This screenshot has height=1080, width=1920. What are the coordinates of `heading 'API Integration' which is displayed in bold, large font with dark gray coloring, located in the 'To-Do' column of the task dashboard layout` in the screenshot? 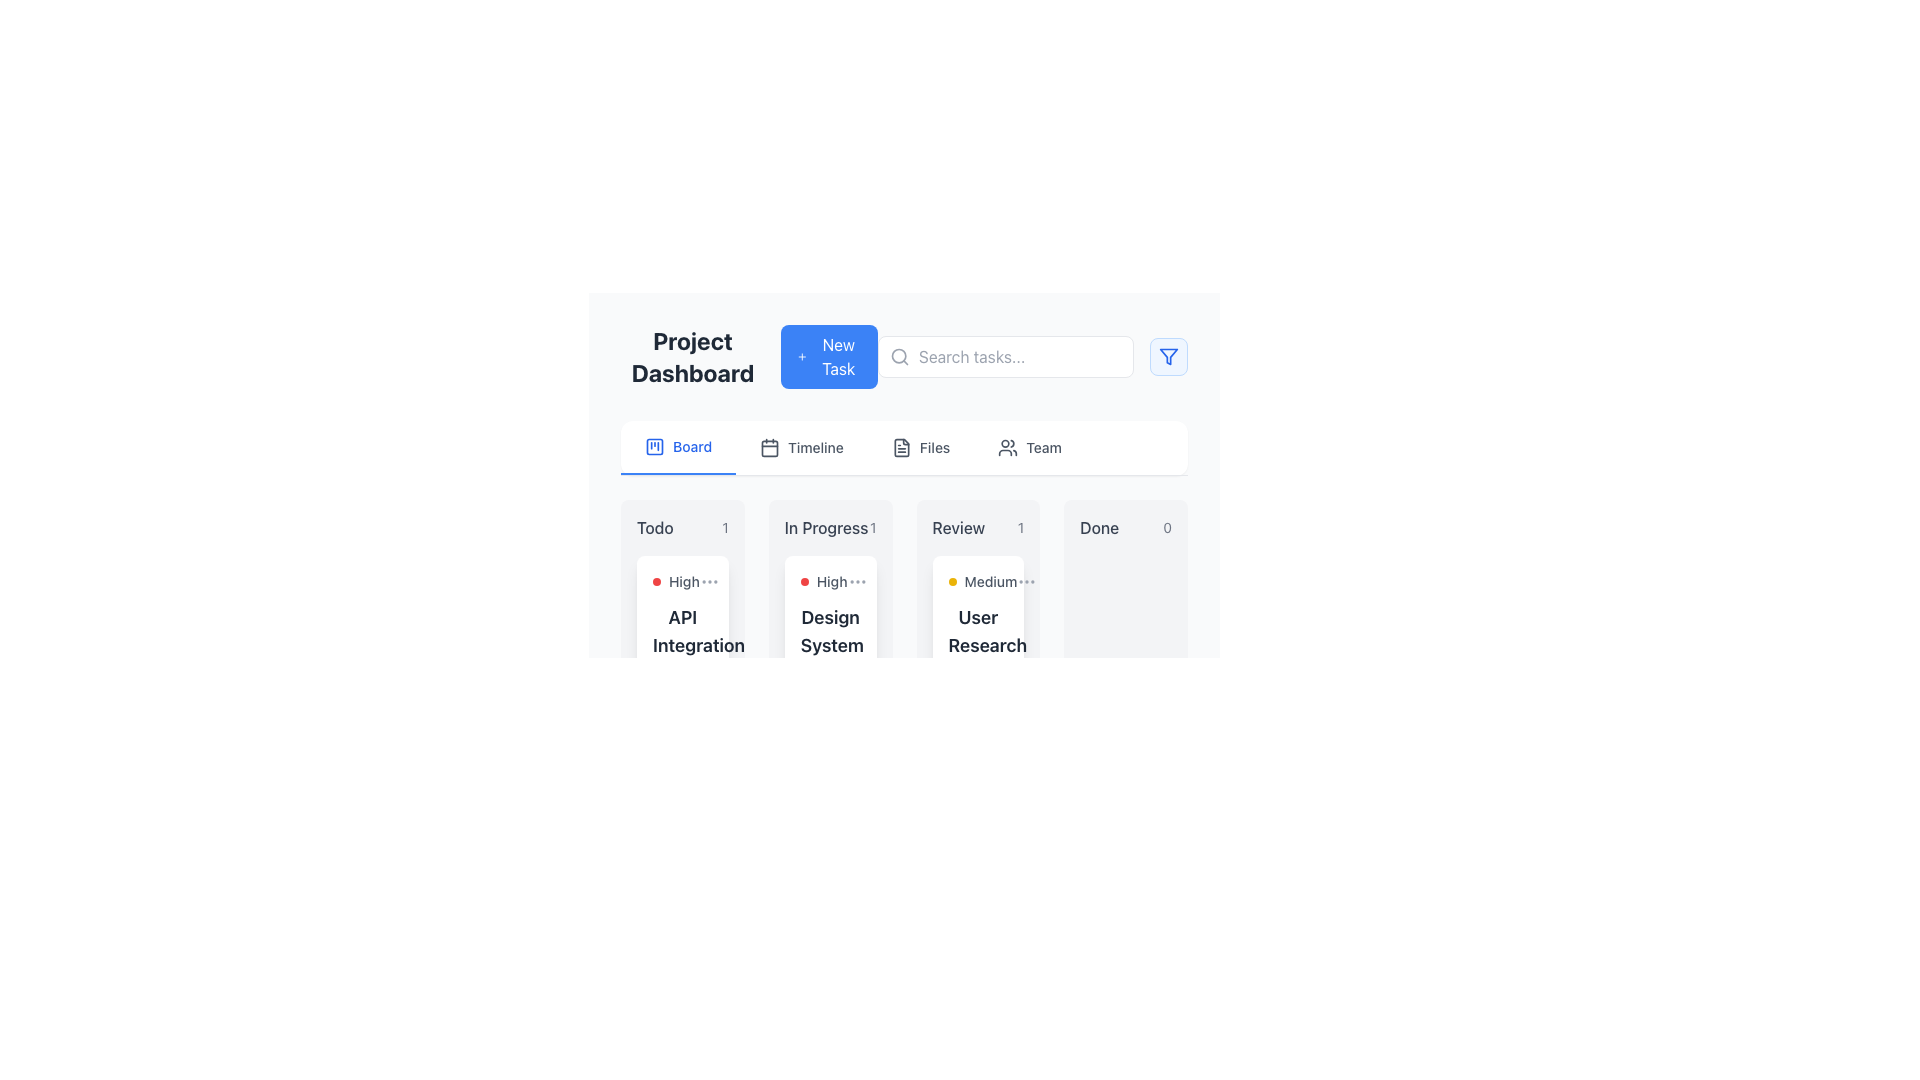 It's located at (682, 632).